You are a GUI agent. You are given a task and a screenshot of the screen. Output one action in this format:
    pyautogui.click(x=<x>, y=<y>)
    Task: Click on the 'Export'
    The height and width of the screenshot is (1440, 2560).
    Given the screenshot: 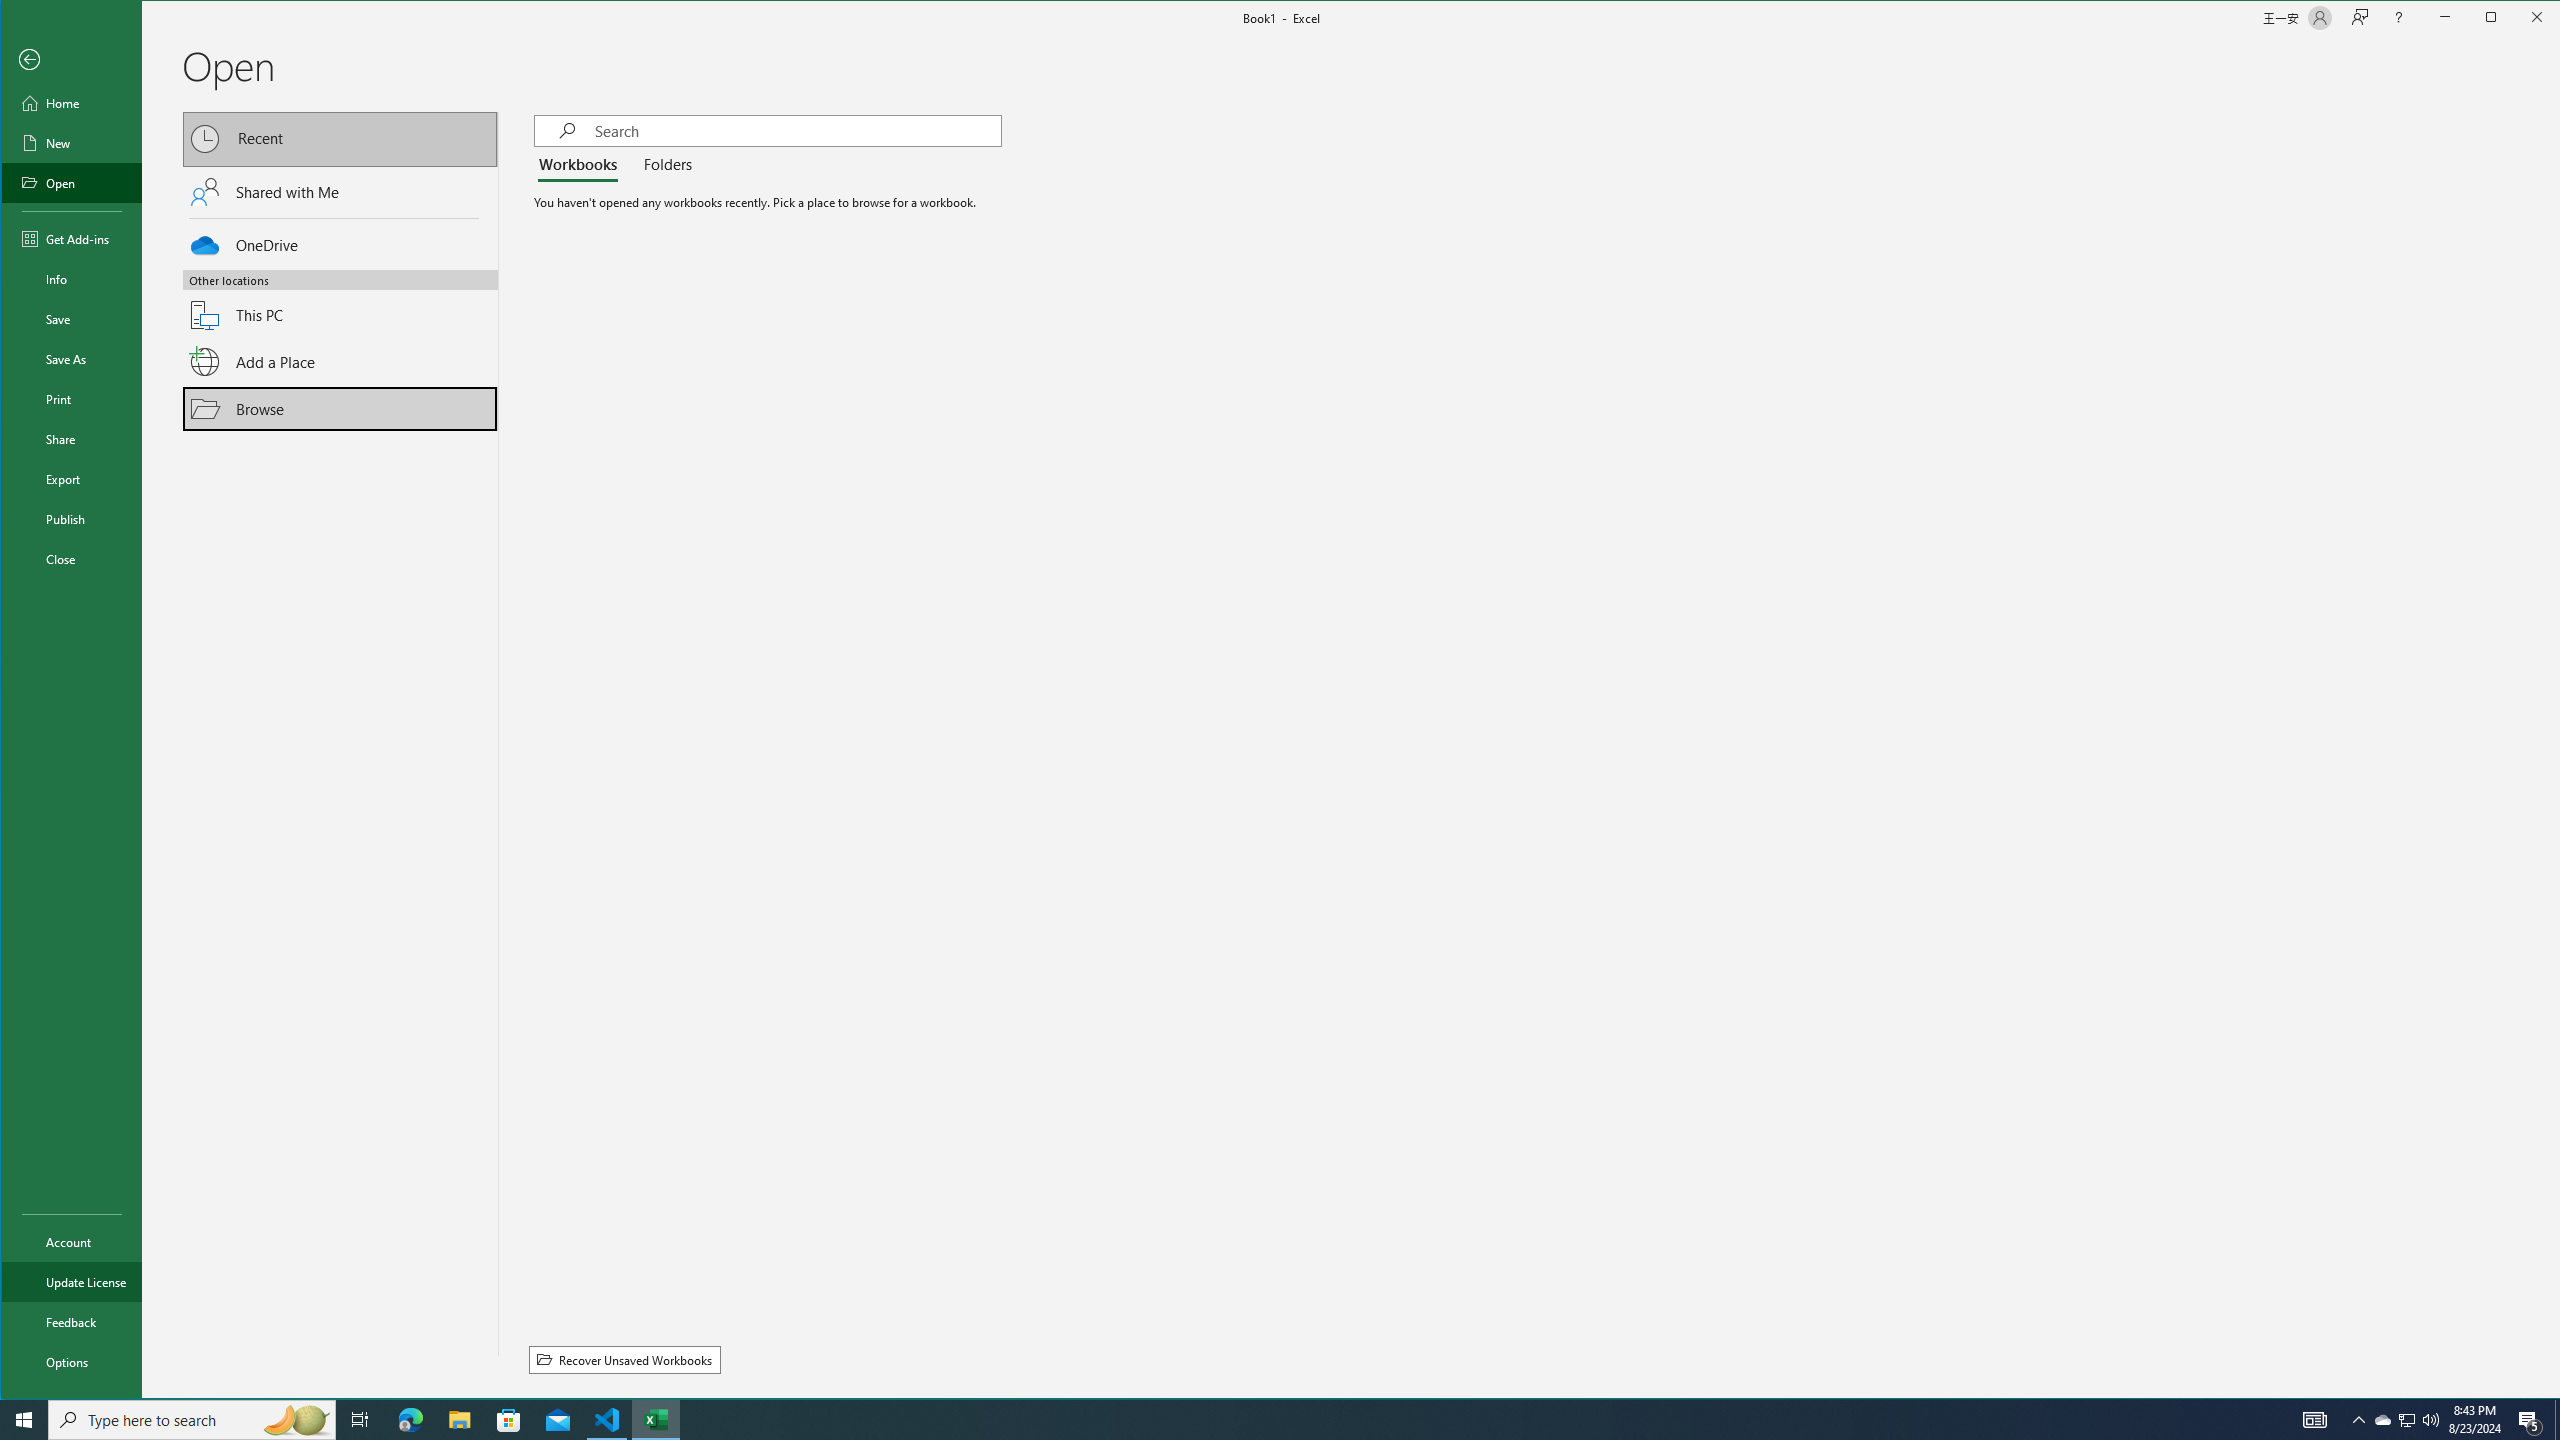 What is the action you would take?
    pyautogui.click(x=70, y=478)
    